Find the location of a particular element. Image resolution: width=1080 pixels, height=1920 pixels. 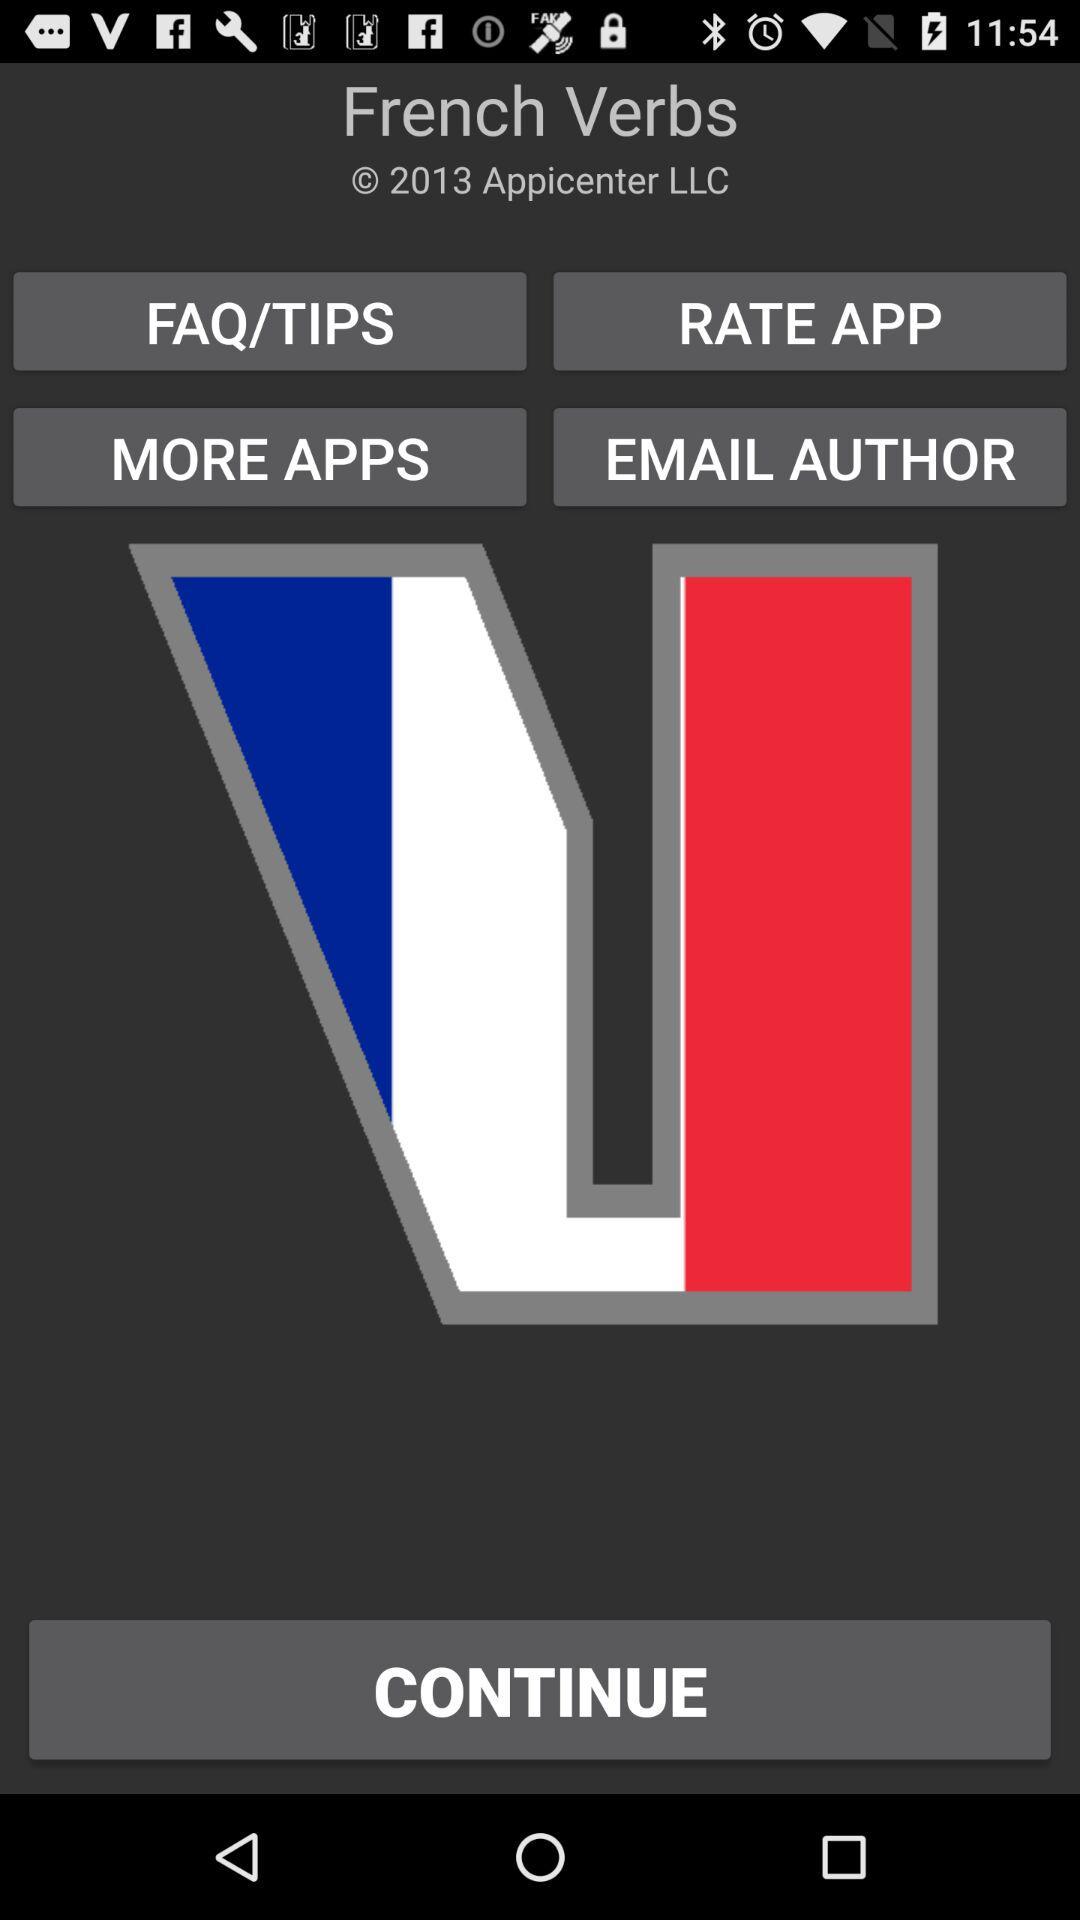

item to the right of the faq/tips button is located at coordinates (810, 321).